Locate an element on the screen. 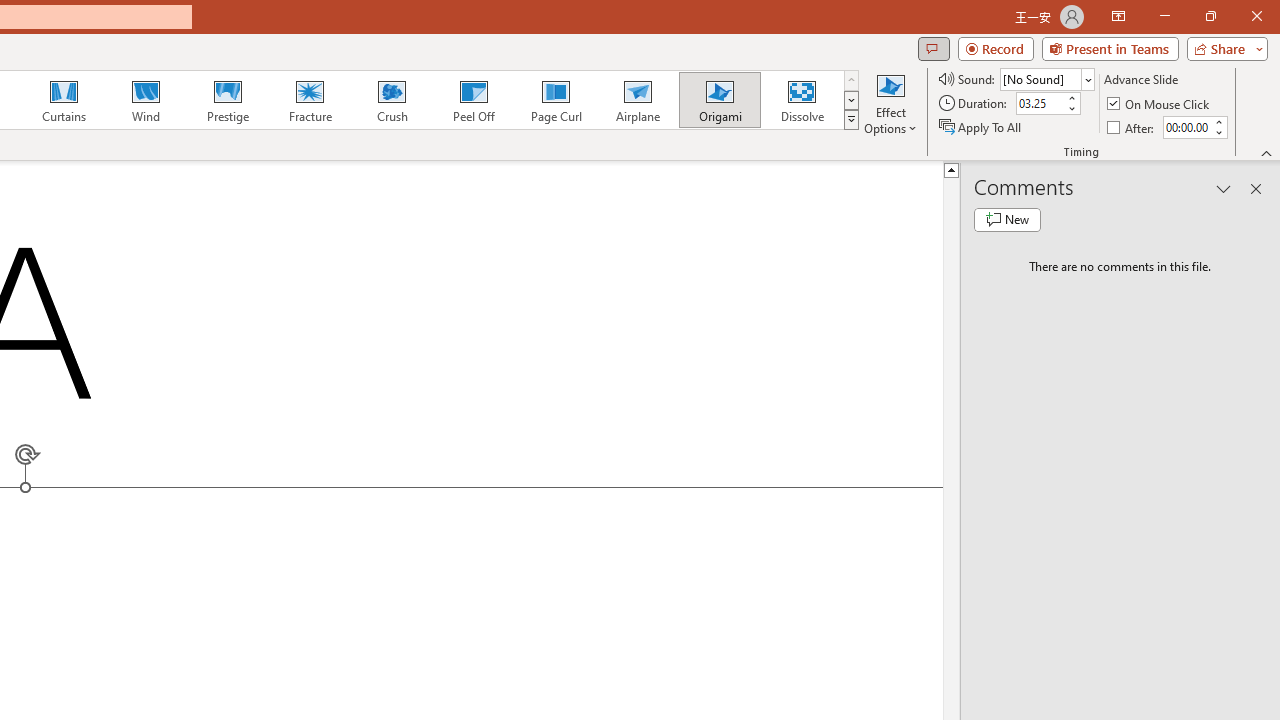 The width and height of the screenshot is (1280, 720). 'Wind' is located at coordinates (144, 100).